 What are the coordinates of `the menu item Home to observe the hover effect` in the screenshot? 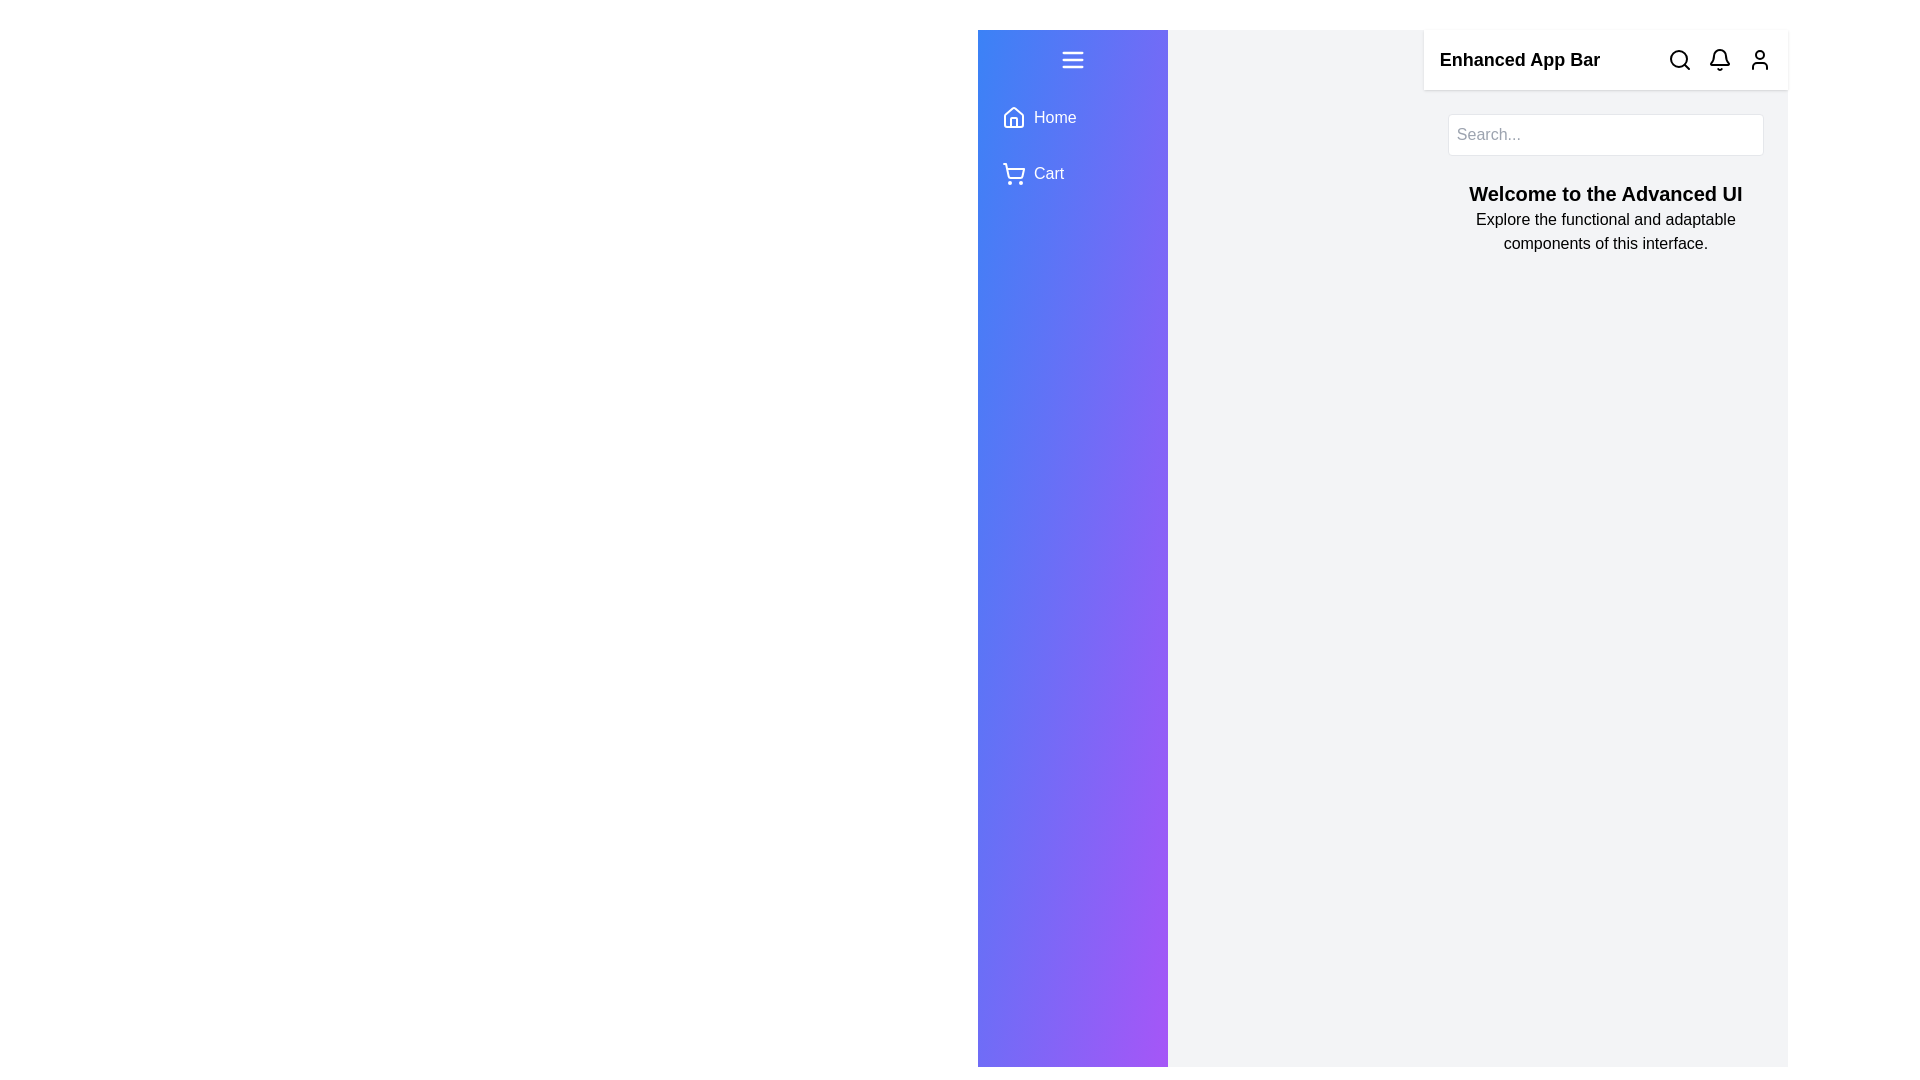 It's located at (1070, 118).